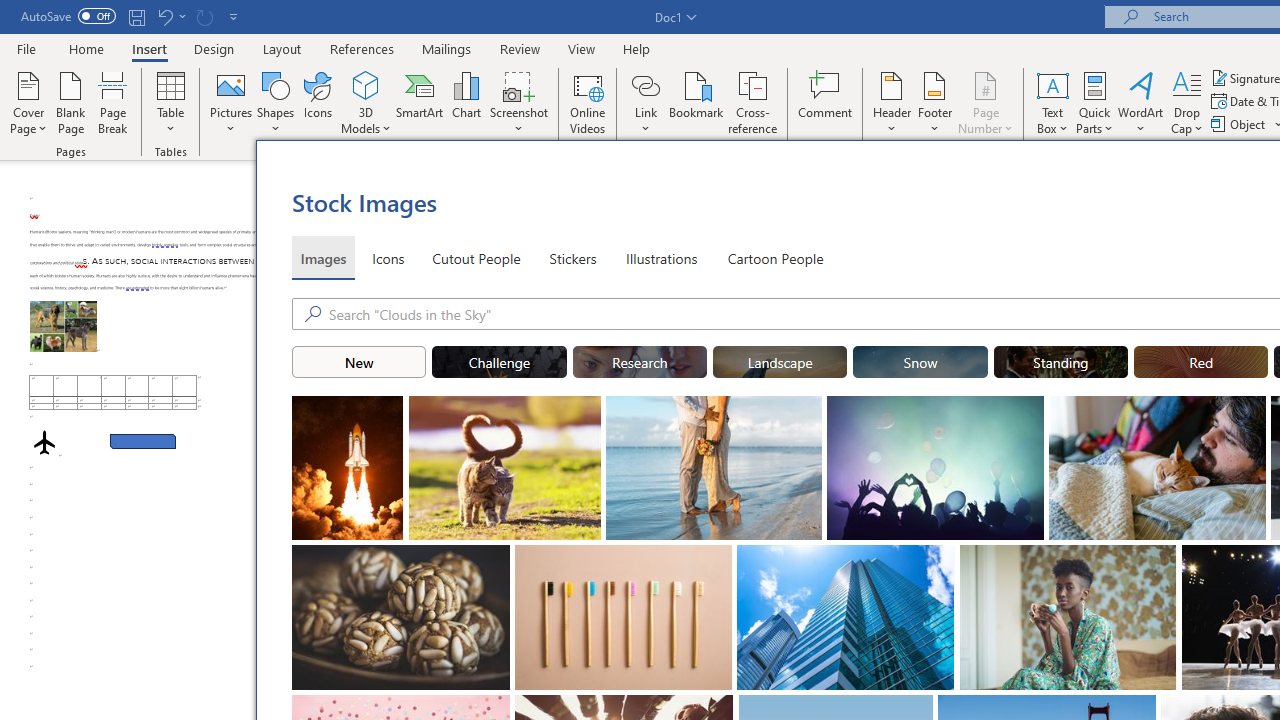 This screenshot has width=1280, height=720. I want to click on 'SmartArt...', so click(418, 103).